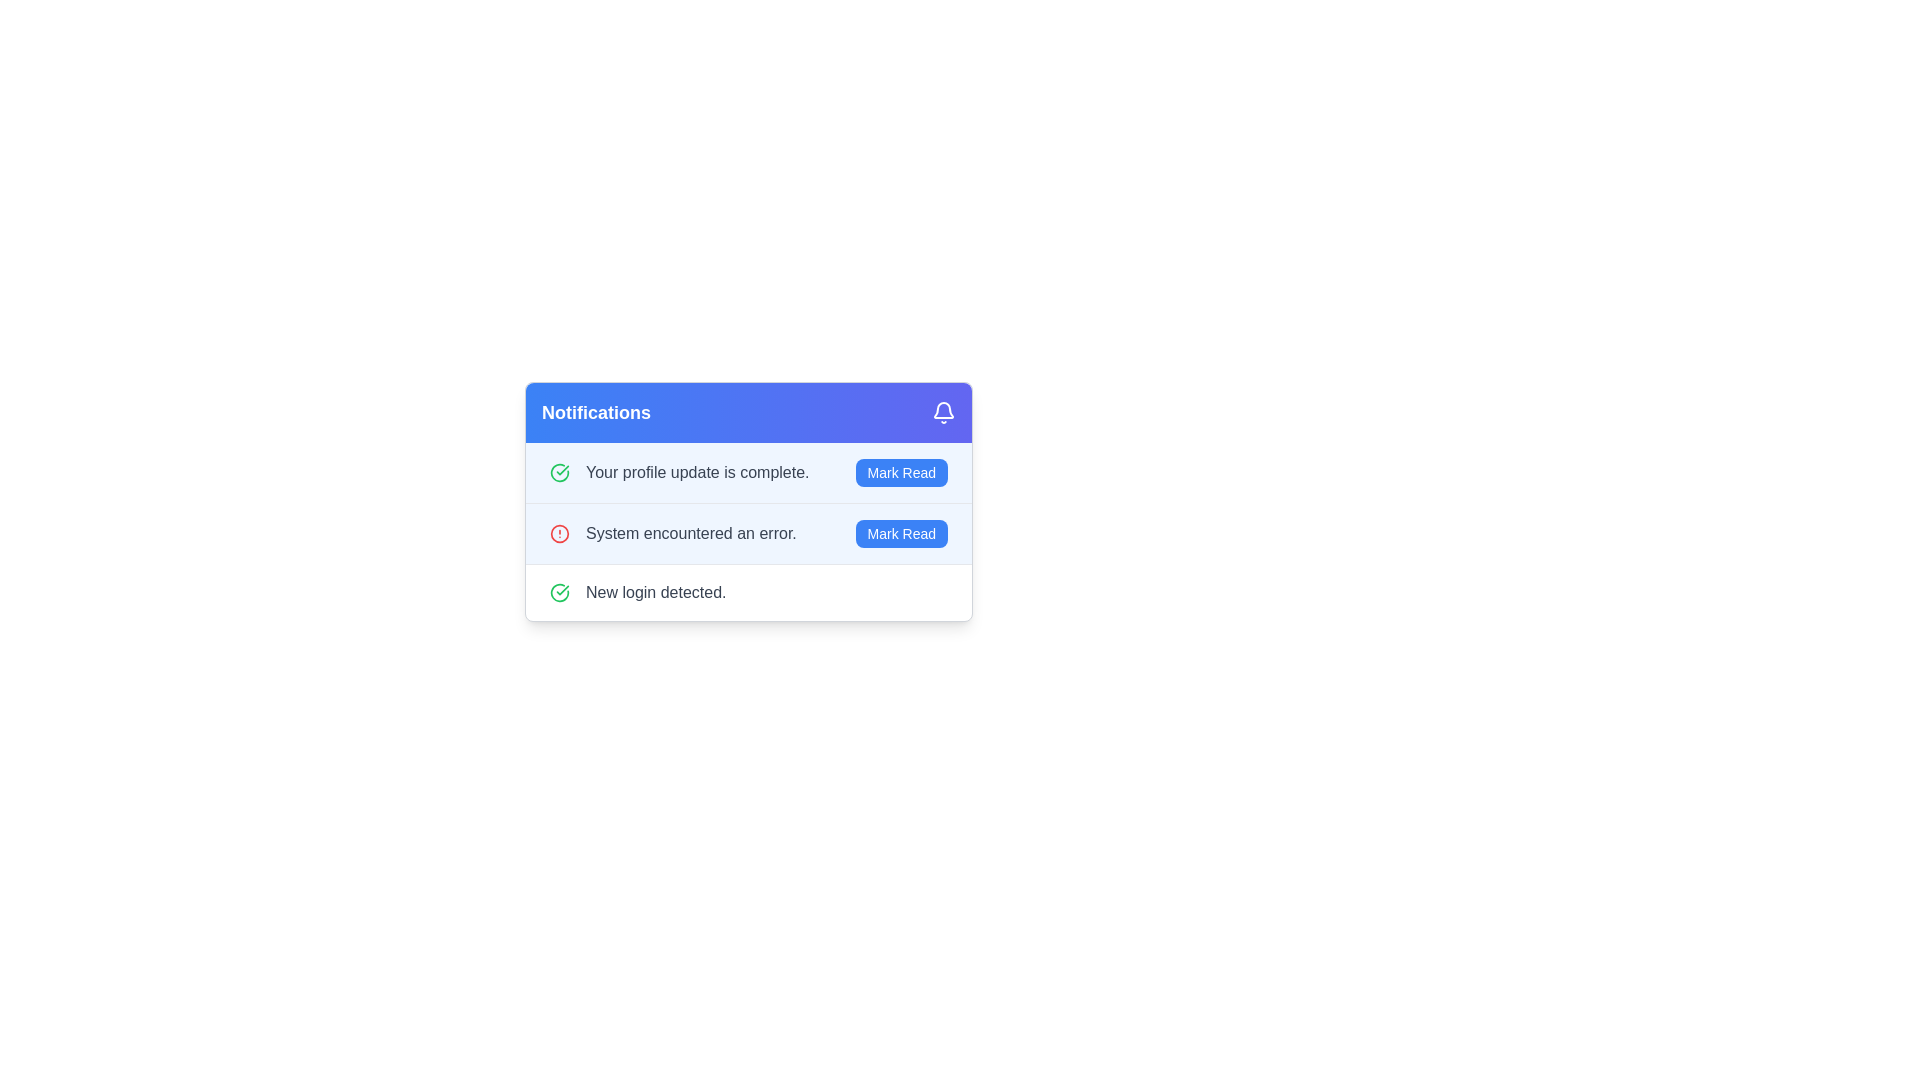  What do you see at coordinates (560, 473) in the screenshot?
I see `green circular status indicator icon with a checkmark next to the text 'Your profile update is complete.' to view related details` at bounding box center [560, 473].